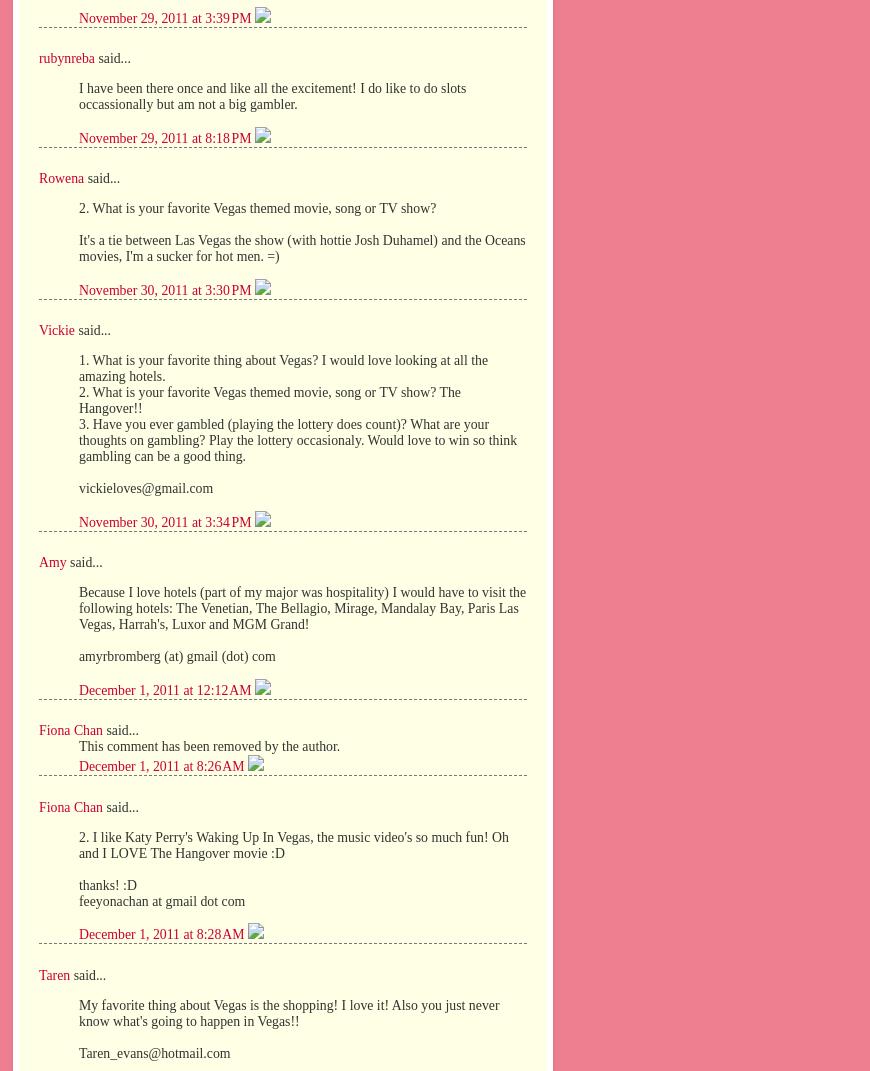 The image size is (870, 1071). I want to click on 'I have been there once and like all the excitement!  I do like to do slots occassionally but am not a big gambler.', so click(272, 95).